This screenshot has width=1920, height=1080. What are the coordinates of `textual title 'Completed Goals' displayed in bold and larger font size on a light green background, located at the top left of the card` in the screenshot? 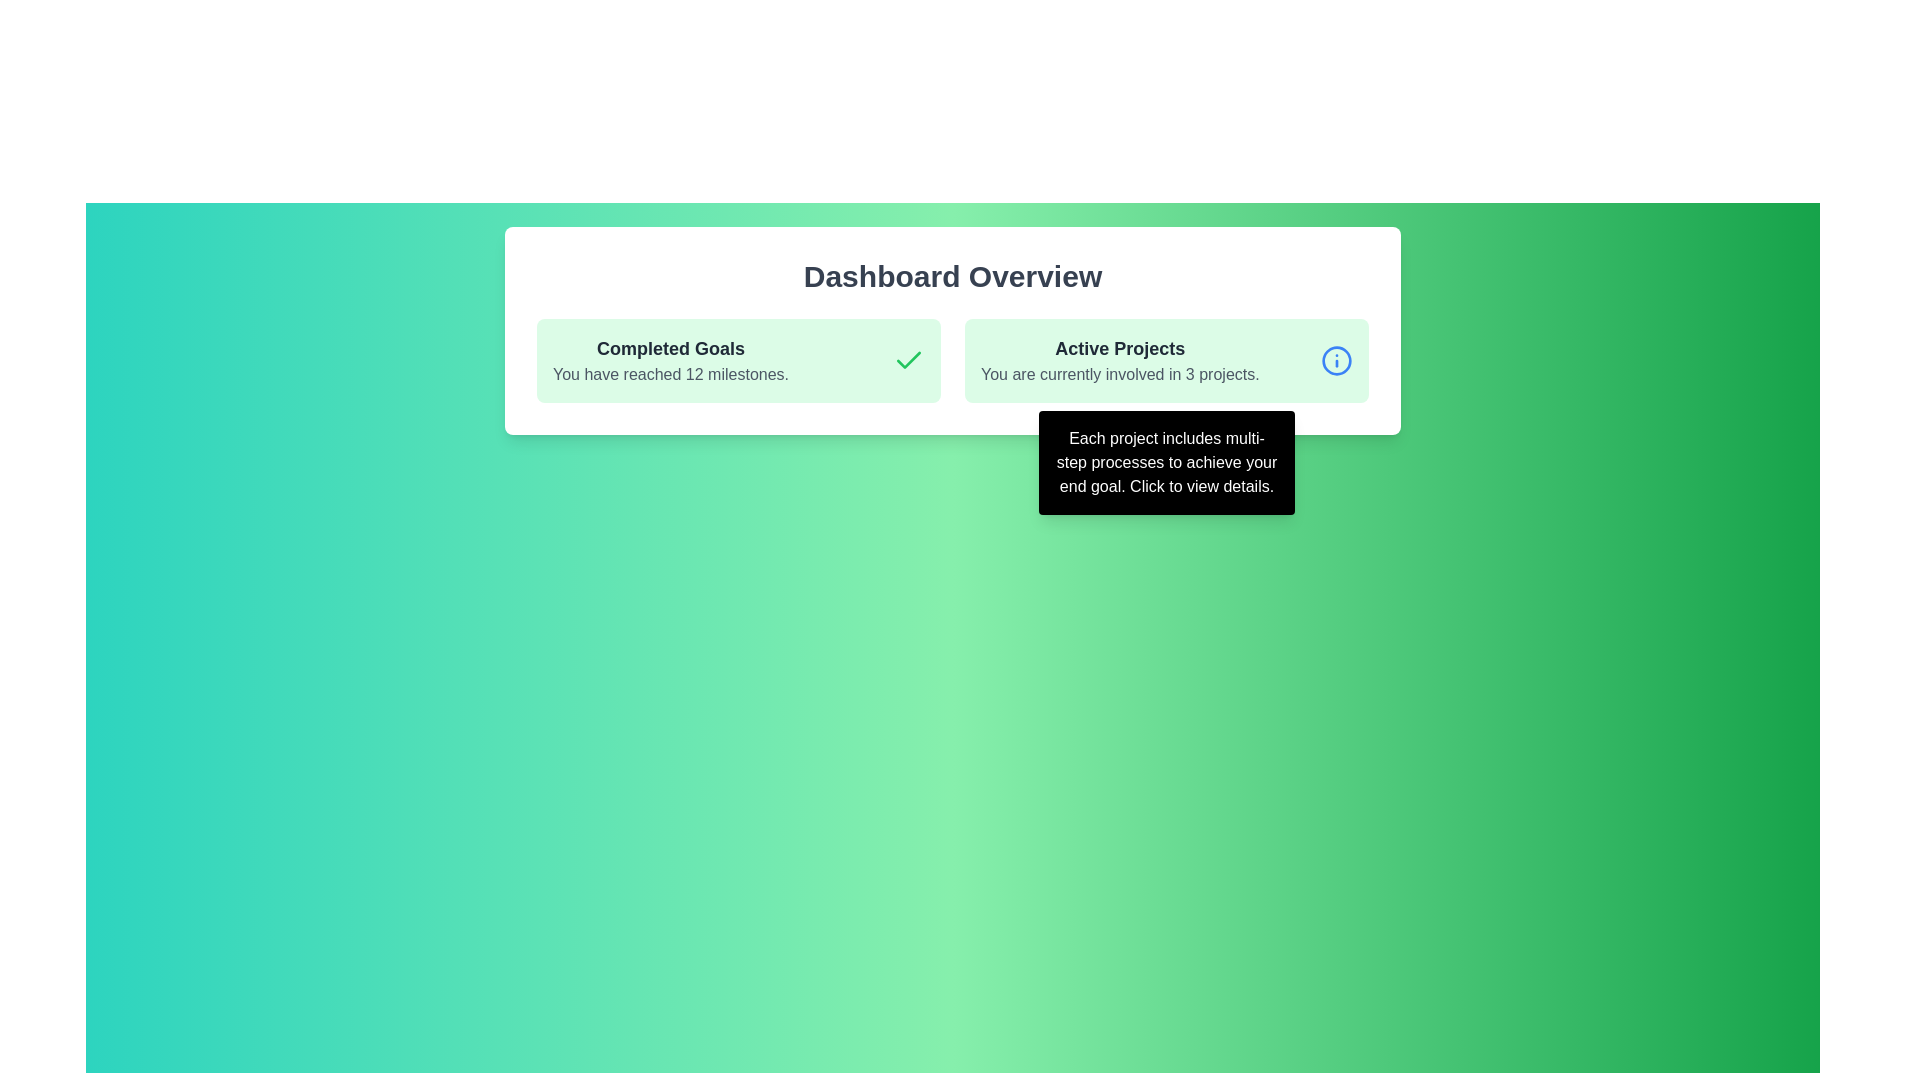 It's located at (671, 347).